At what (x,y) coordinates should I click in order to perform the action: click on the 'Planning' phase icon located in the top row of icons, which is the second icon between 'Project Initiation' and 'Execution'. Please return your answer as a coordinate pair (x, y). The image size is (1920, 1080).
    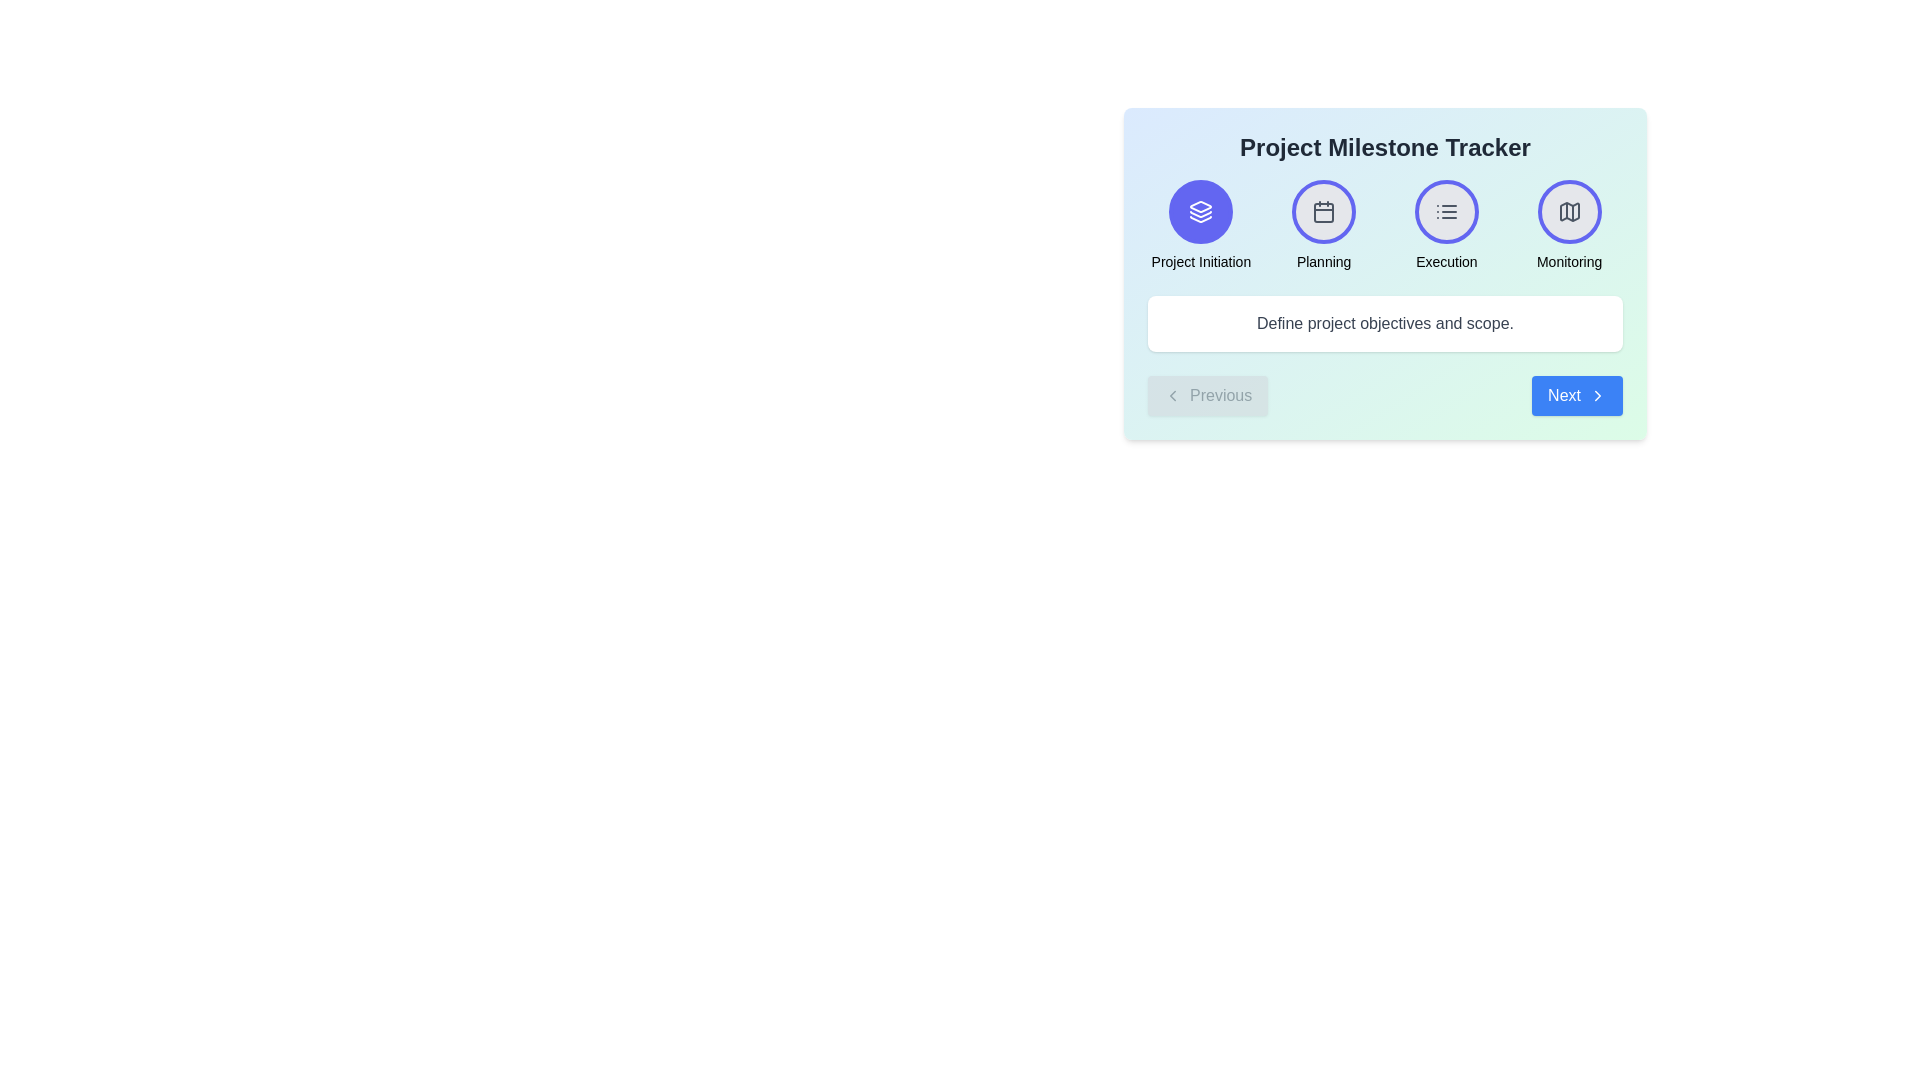
    Looking at the image, I should click on (1324, 212).